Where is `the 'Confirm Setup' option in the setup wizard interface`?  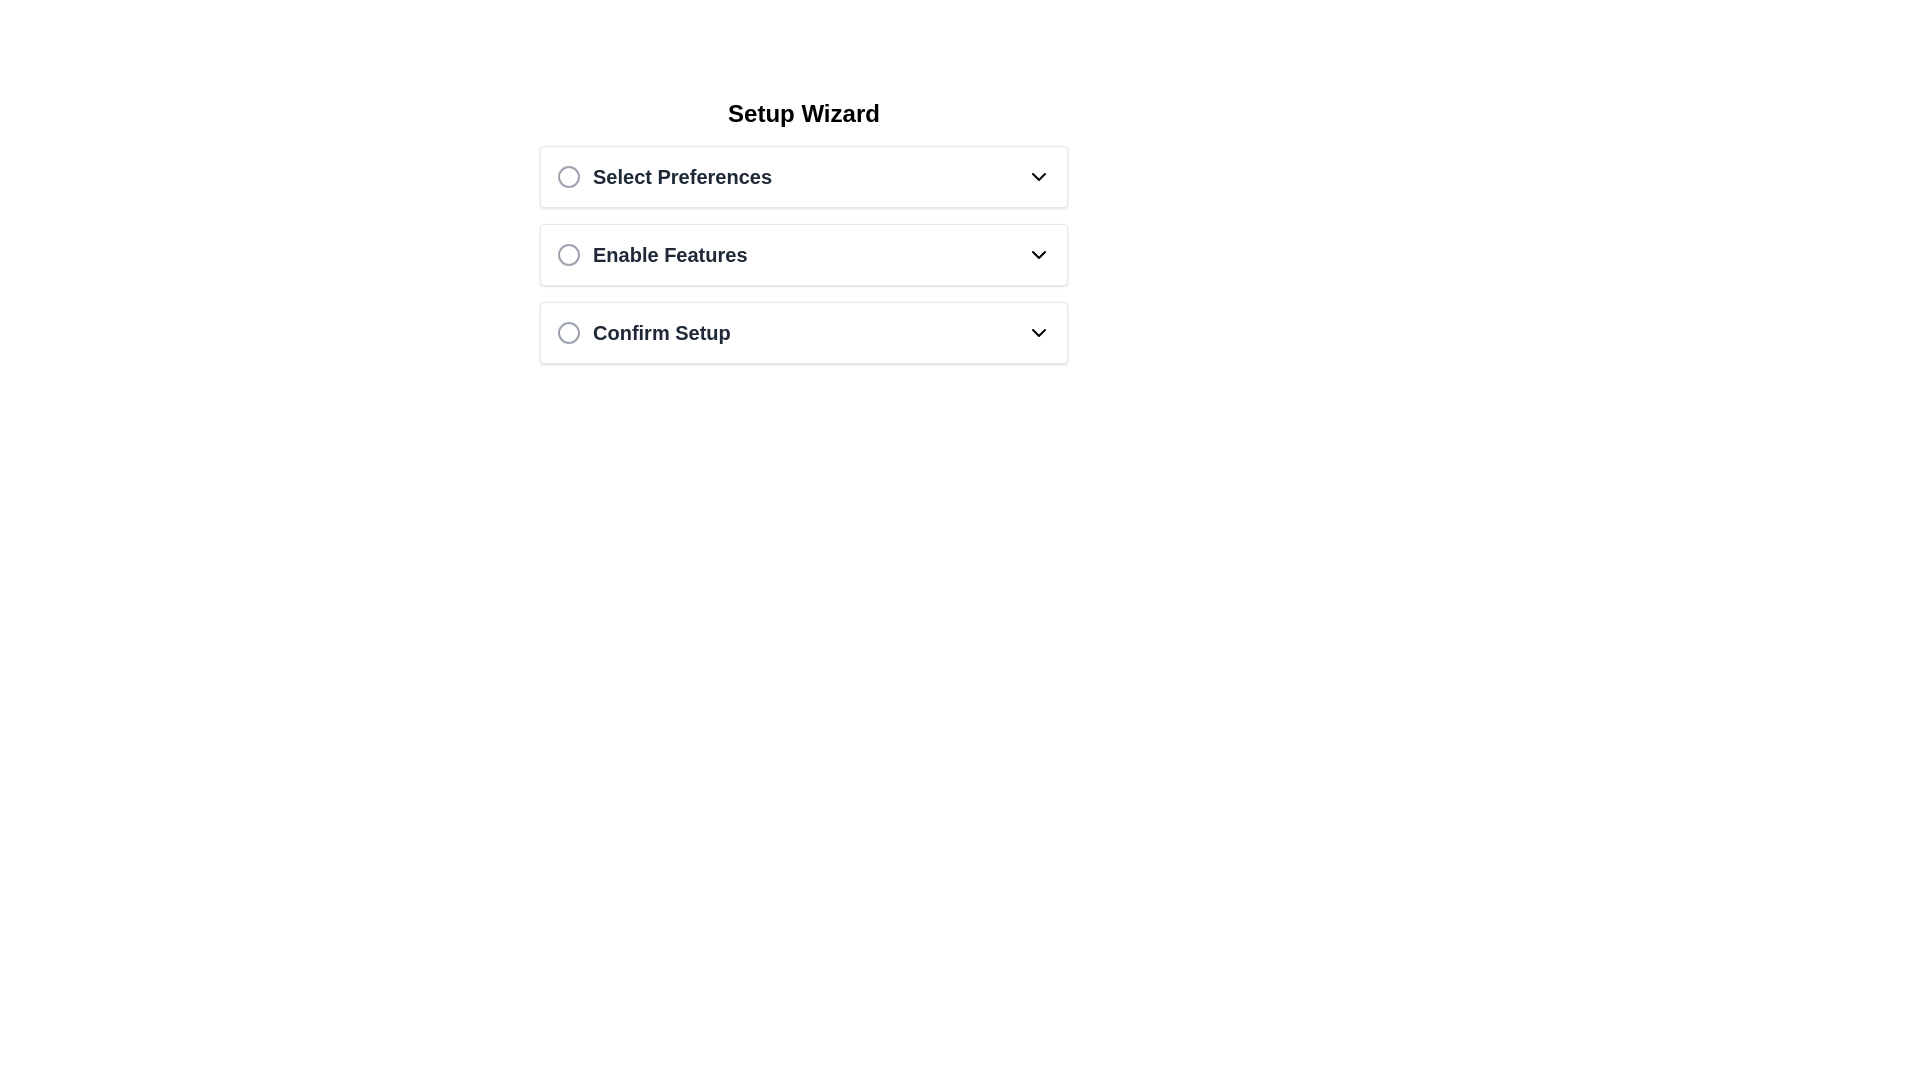
the 'Confirm Setup' option in the setup wizard interface is located at coordinates (804, 331).